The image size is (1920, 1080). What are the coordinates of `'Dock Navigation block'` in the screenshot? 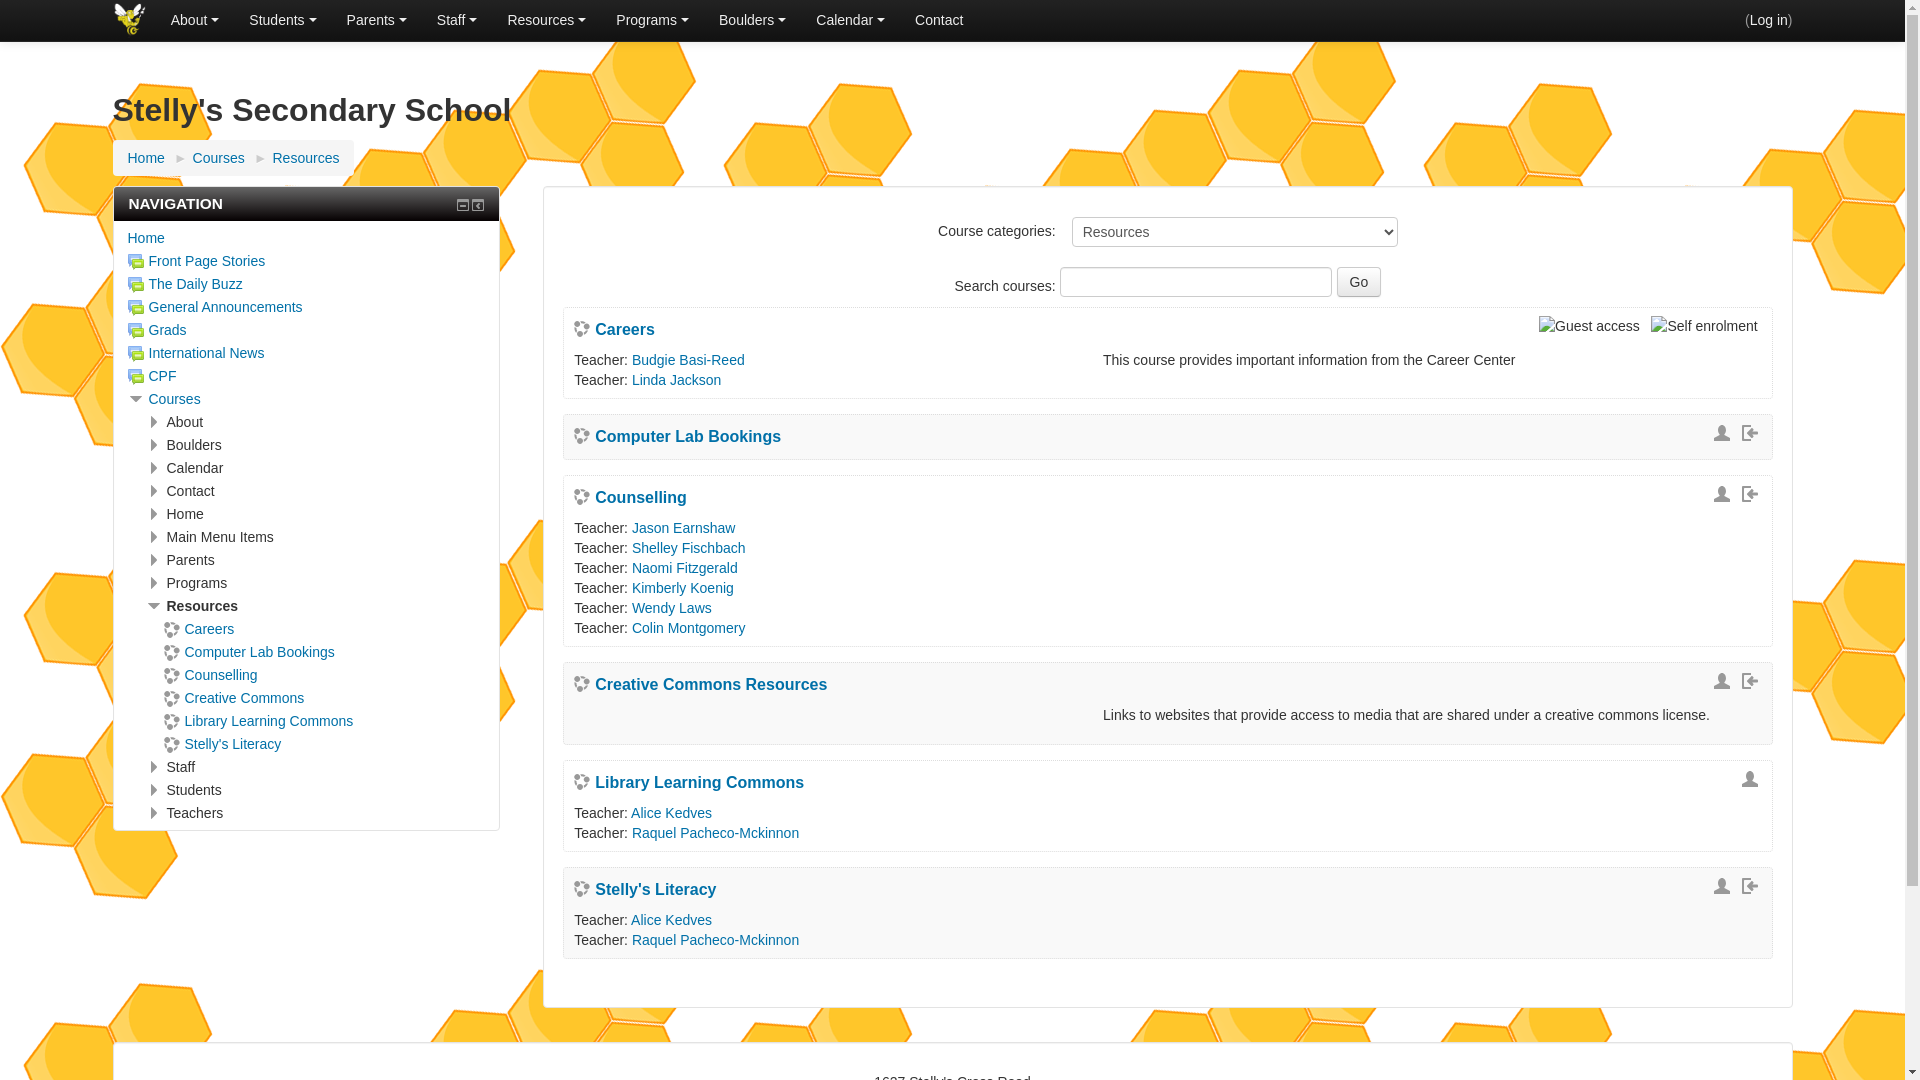 It's located at (477, 204).